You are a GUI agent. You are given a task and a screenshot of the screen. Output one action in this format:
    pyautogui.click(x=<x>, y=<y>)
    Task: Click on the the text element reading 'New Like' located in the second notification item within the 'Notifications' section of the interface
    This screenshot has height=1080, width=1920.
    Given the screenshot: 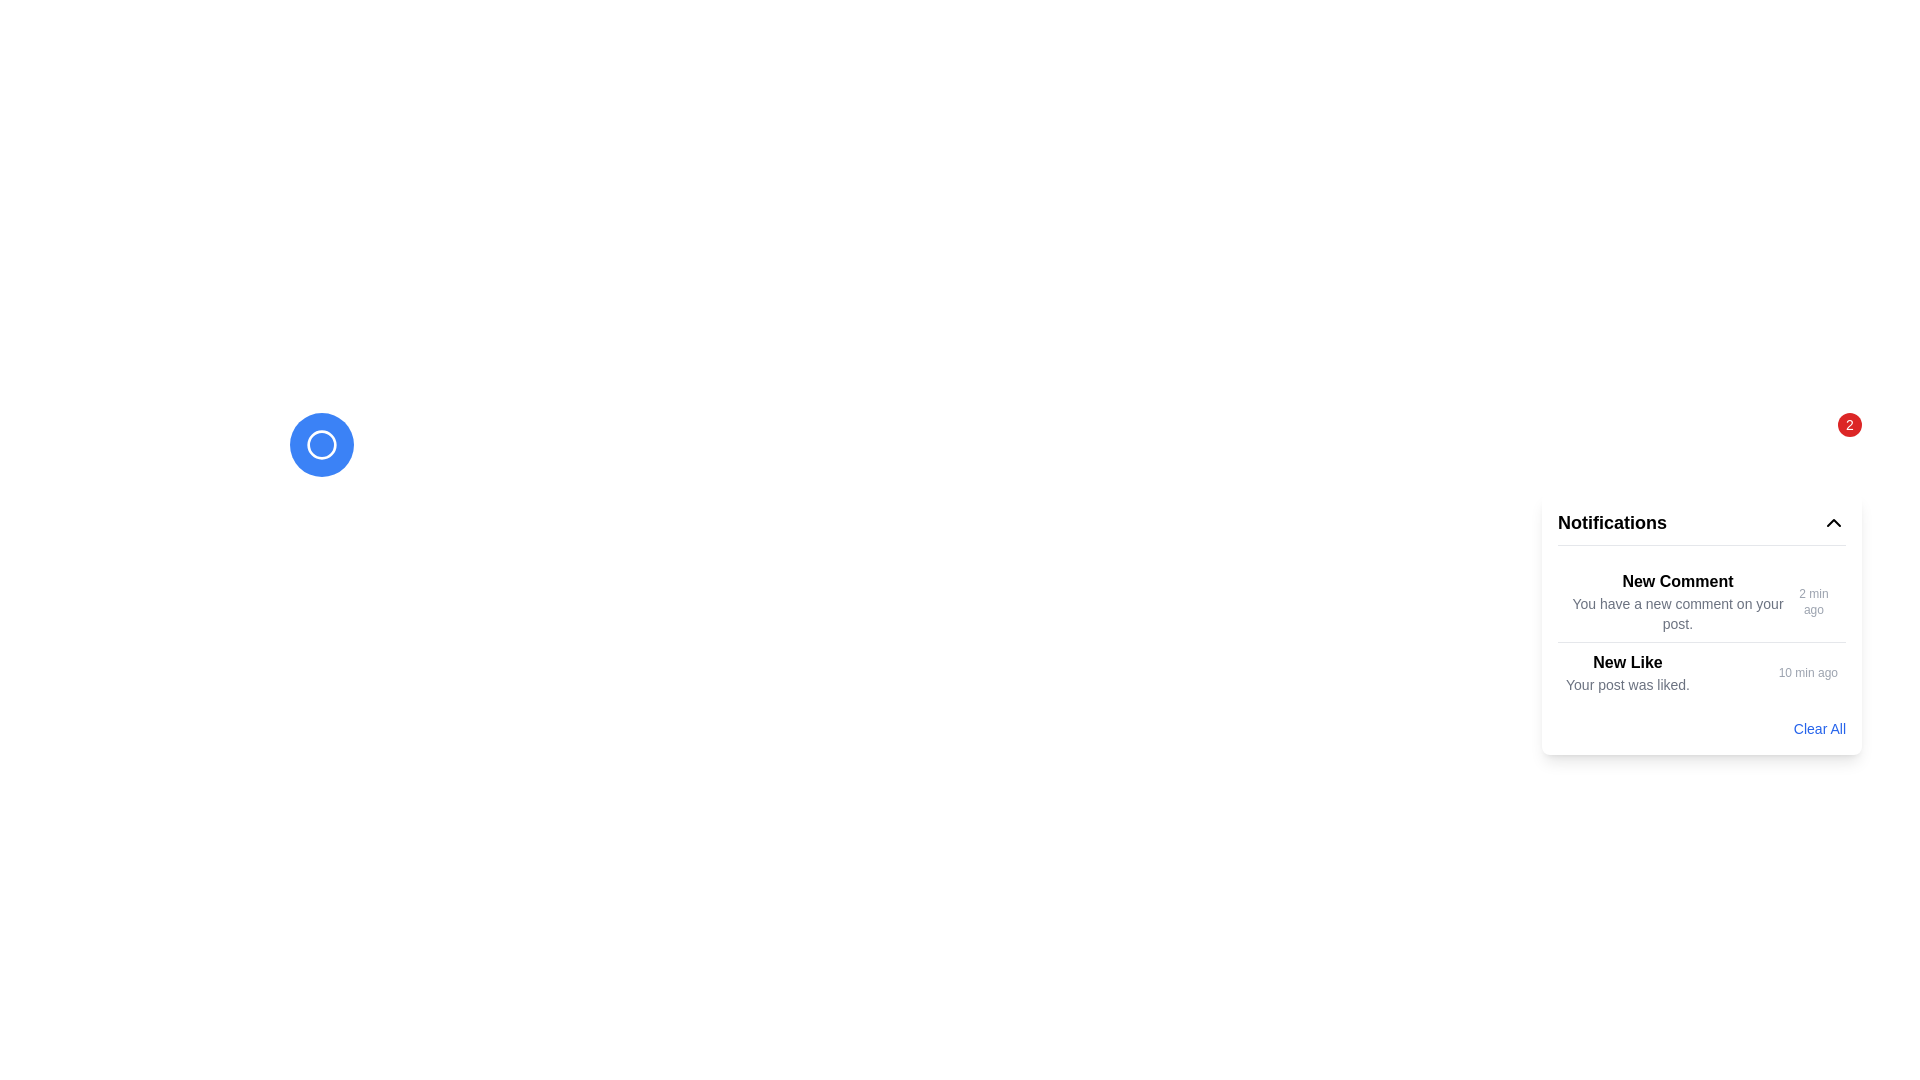 What is the action you would take?
    pyautogui.click(x=1627, y=663)
    